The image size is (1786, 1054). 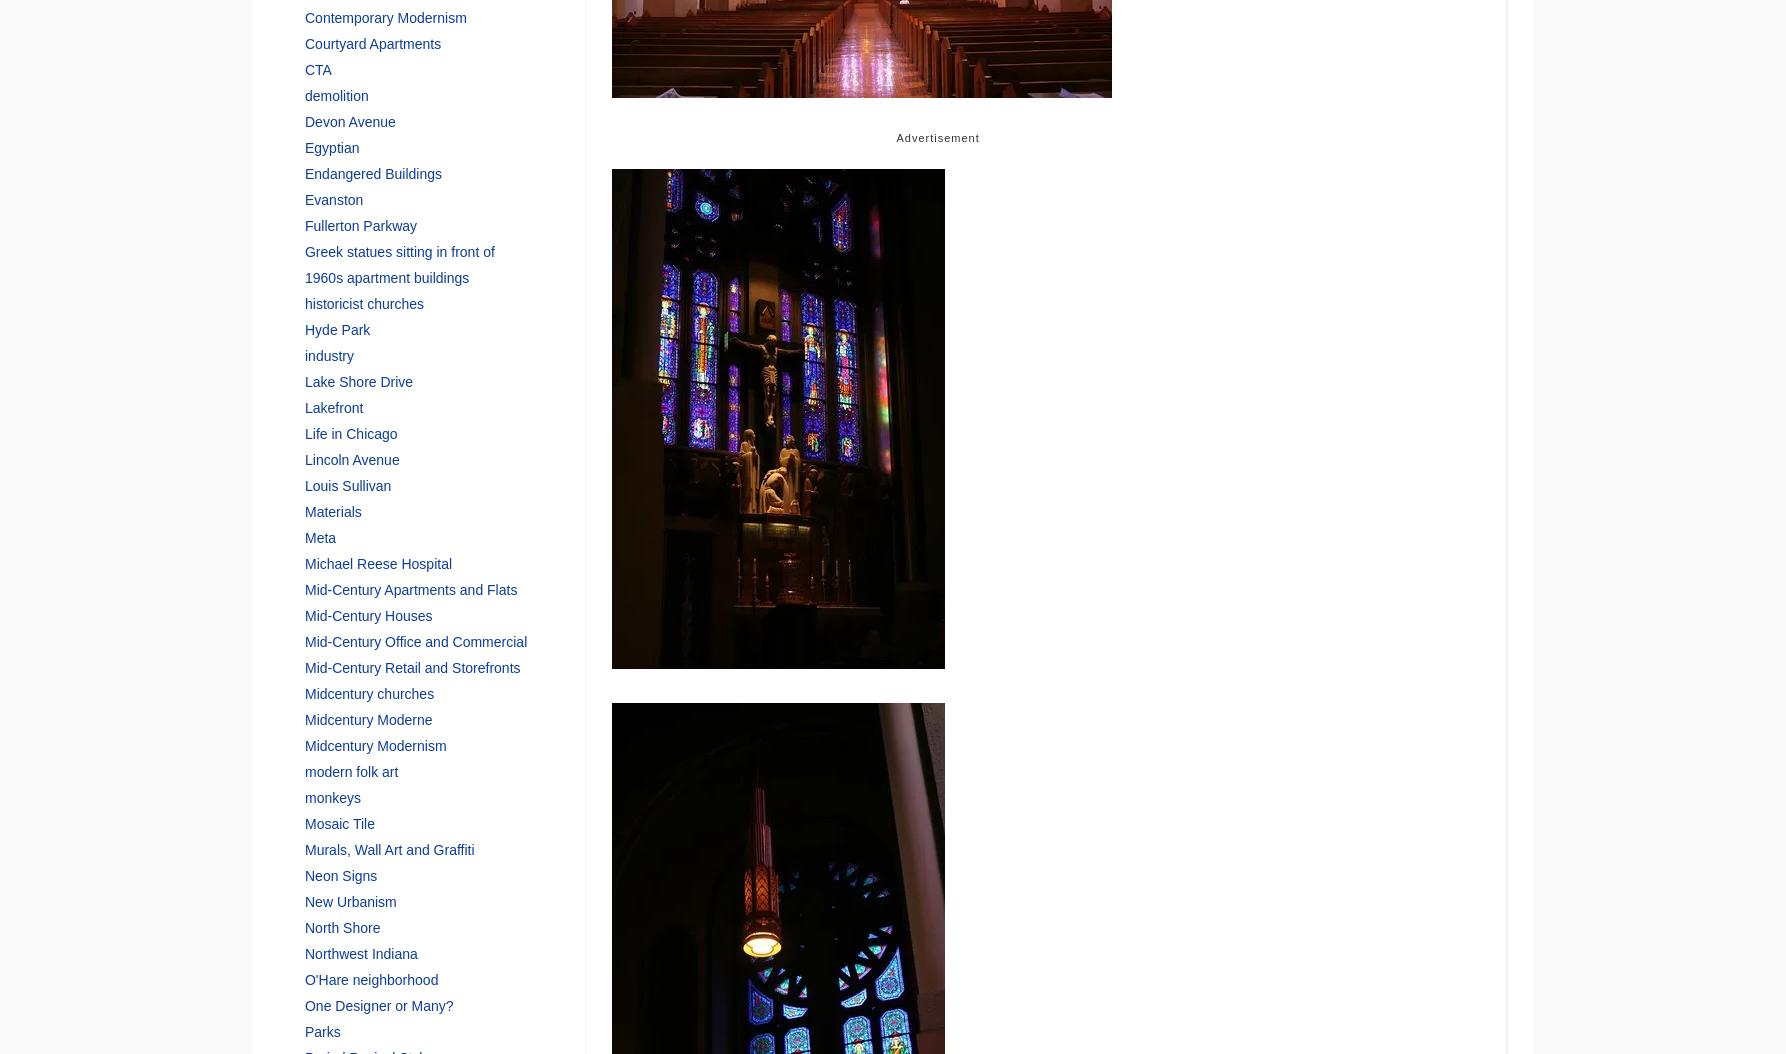 What do you see at coordinates (335, 93) in the screenshot?
I see `'demolition'` at bounding box center [335, 93].